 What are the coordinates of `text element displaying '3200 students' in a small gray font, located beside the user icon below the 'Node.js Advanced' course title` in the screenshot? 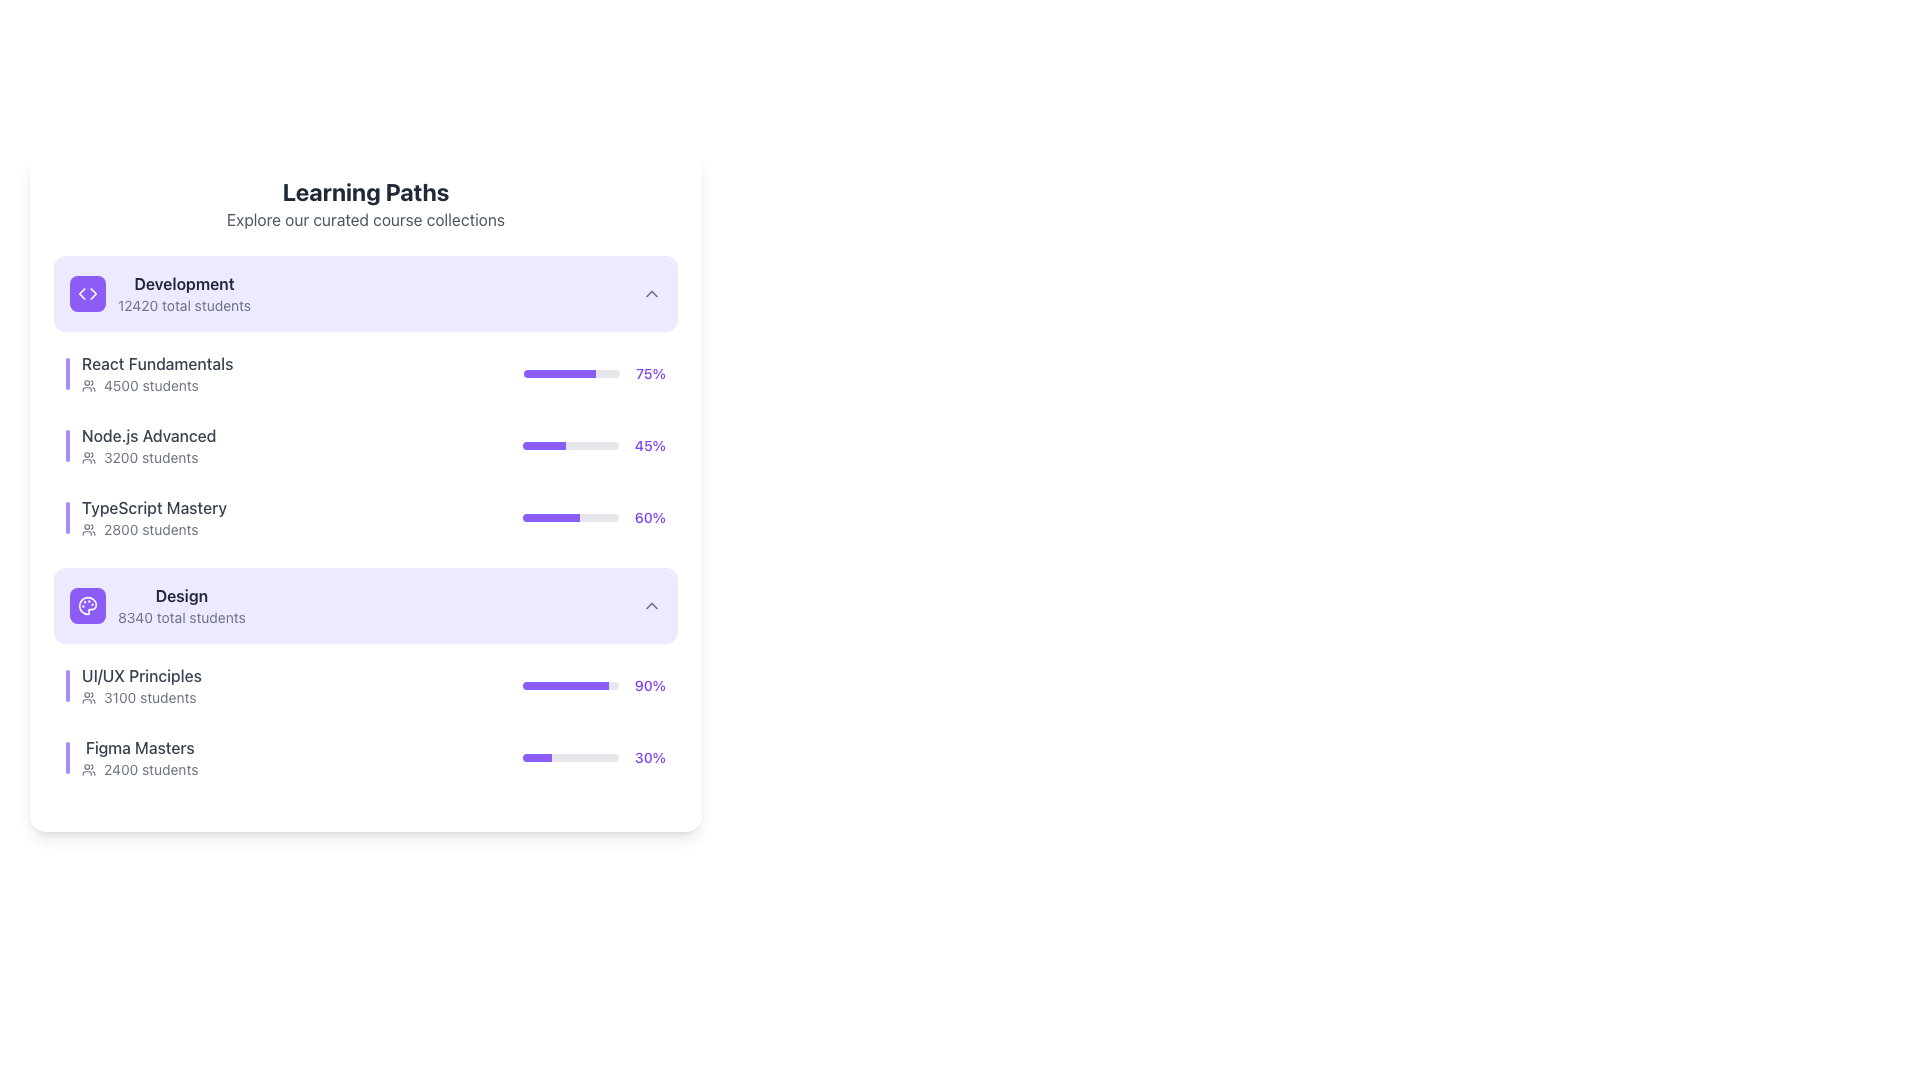 It's located at (150, 458).